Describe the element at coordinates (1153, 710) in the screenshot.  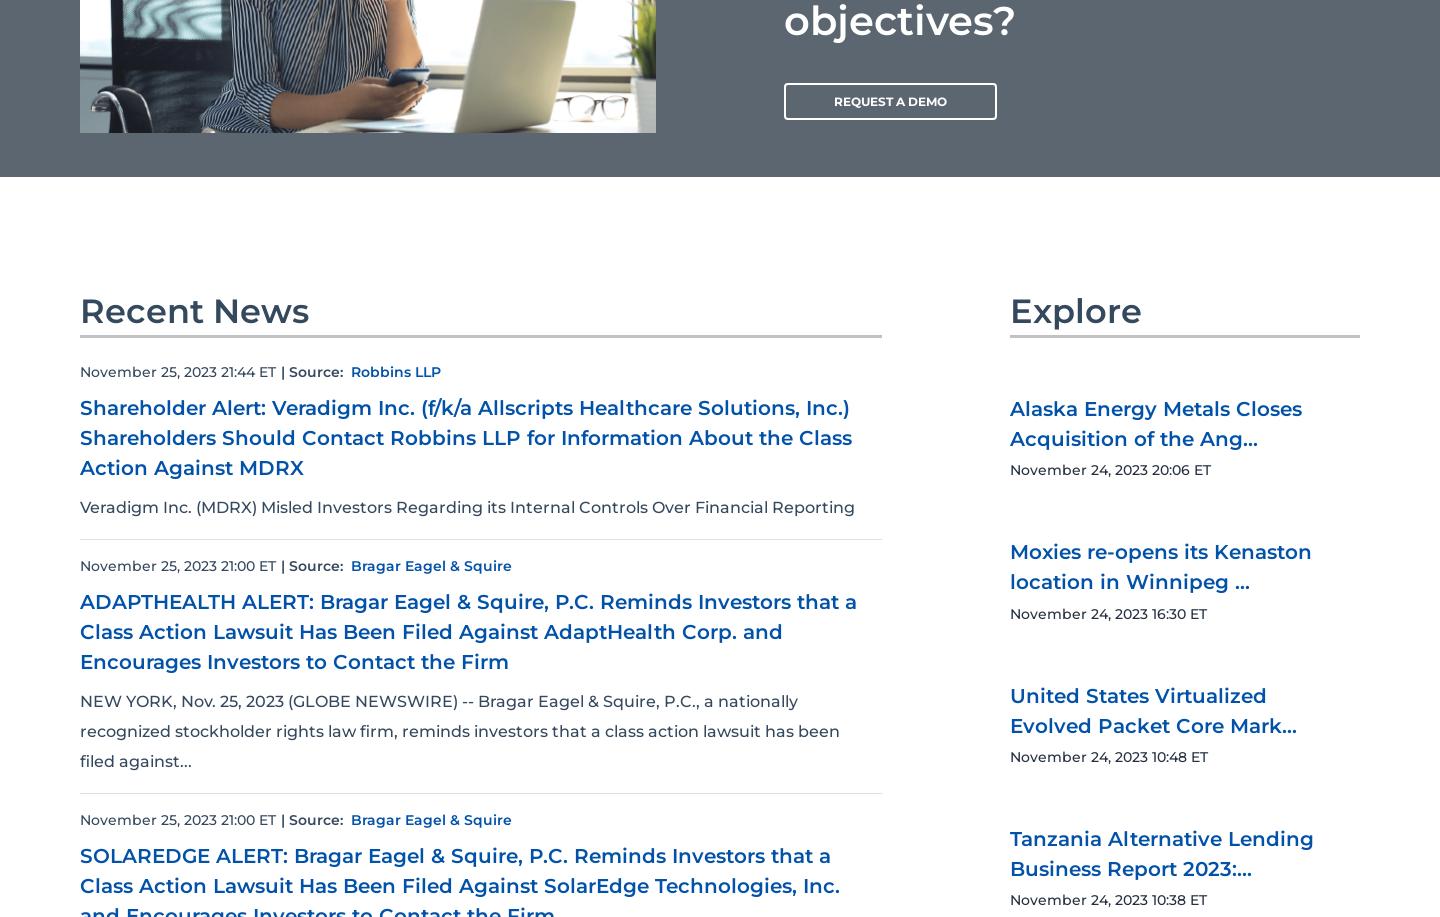
I see `'United States Virtualized Evolved Packet Core Mark...'` at that location.